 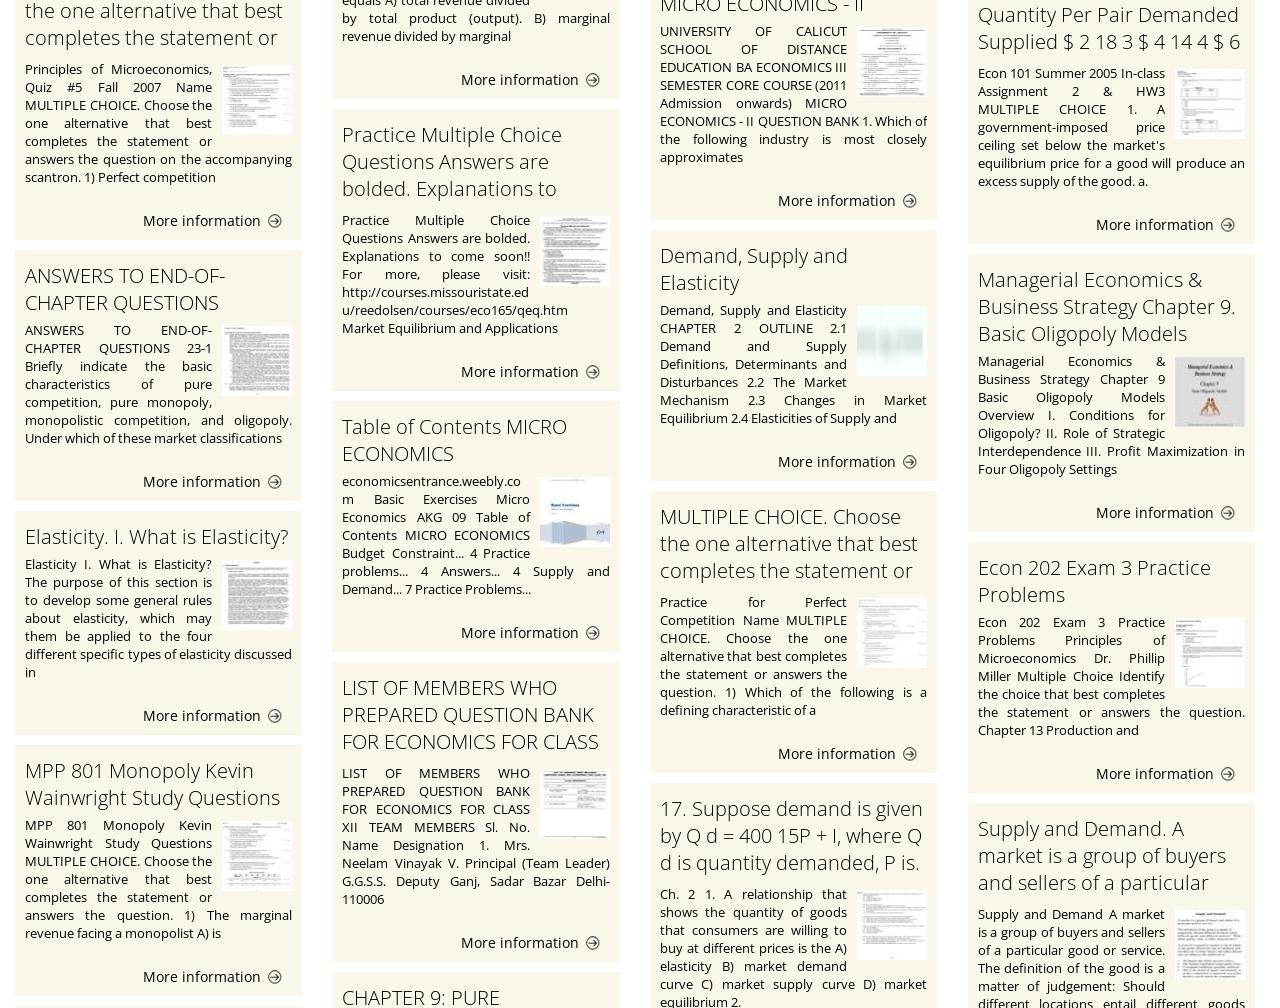 What do you see at coordinates (157, 384) in the screenshot?
I see `'ANSWERS TO END-OF-CHAPTER QUESTIONS 23-1 Briefly indicate the basic characteristics of pure competition, pure monopoly, monopolistic competition, and oligopoly. Under which of these market classifications'` at bounding box center [157, 384].